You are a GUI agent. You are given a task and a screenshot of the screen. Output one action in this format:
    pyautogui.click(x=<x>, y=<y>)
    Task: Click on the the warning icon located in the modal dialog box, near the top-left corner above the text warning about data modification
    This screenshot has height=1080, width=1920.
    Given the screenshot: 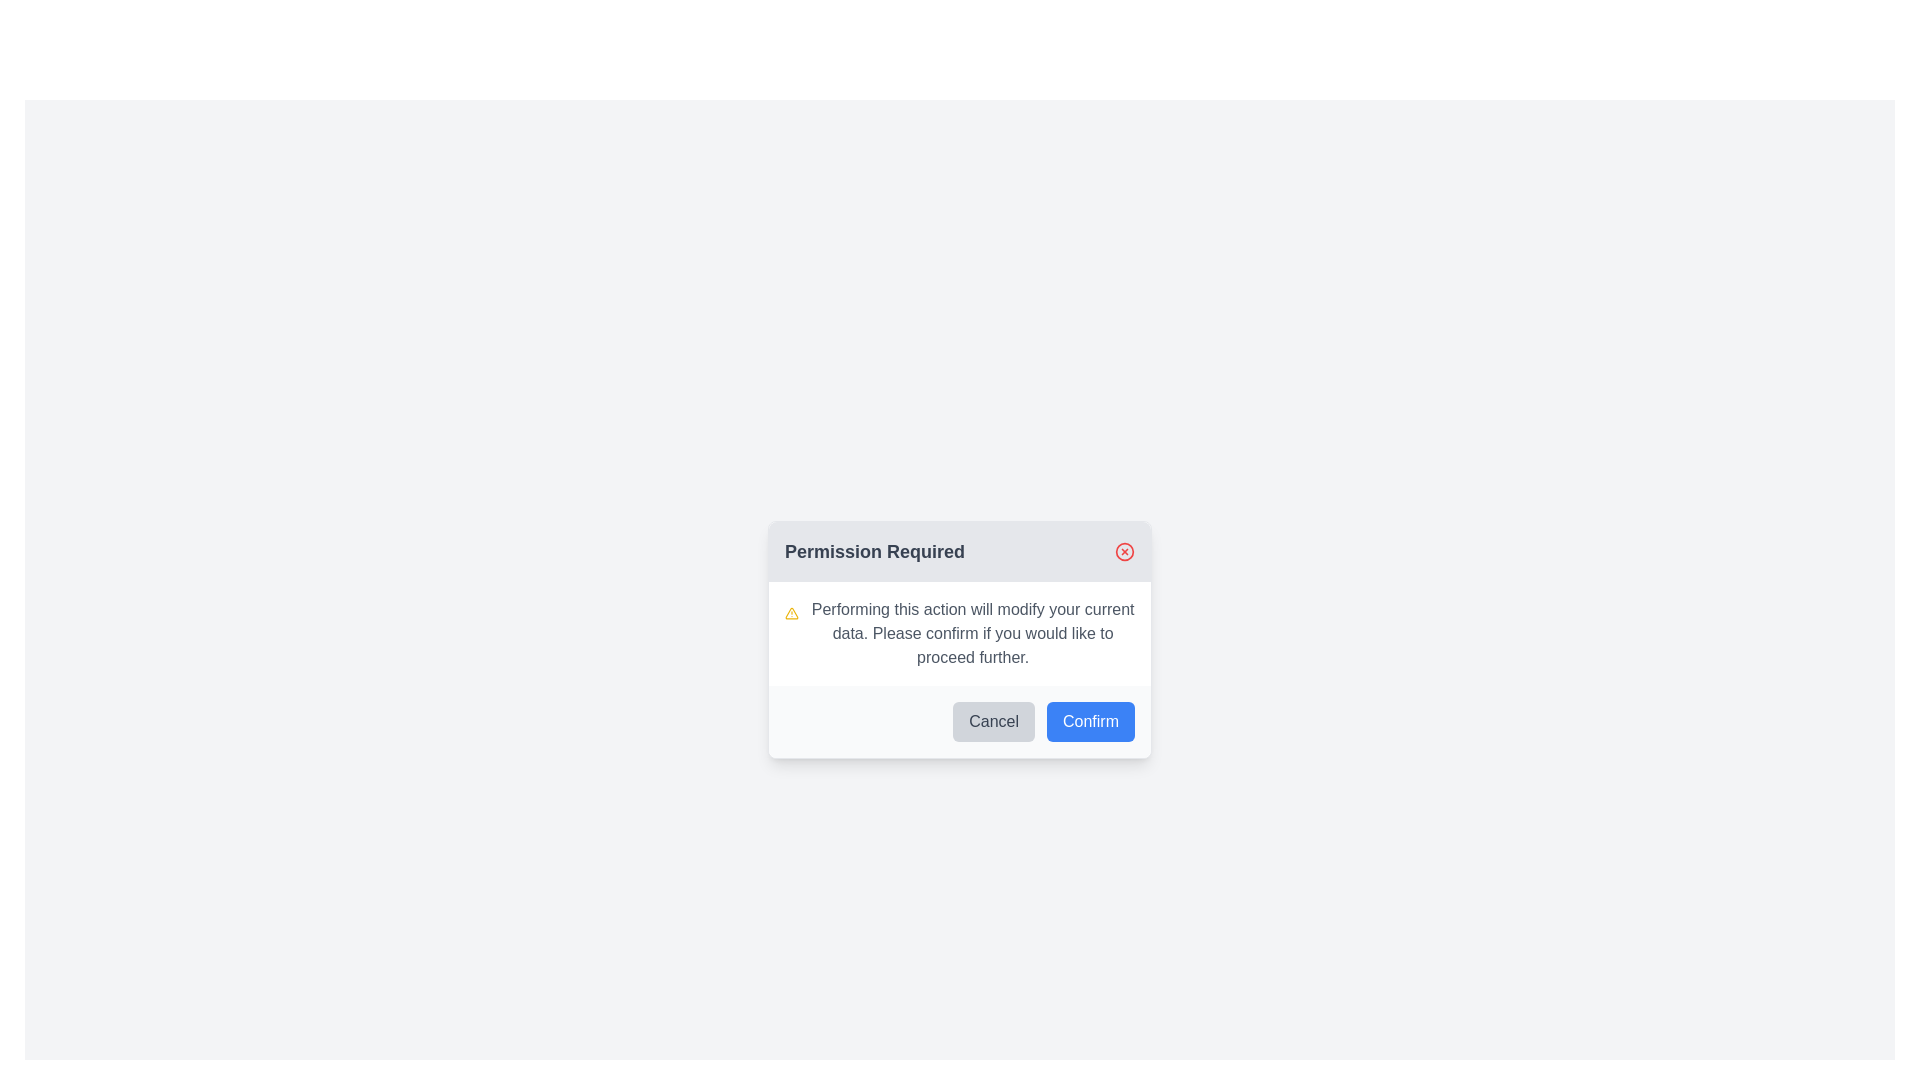 What is the action you would take?
    pyautogui.click(x=791, y=612)
    